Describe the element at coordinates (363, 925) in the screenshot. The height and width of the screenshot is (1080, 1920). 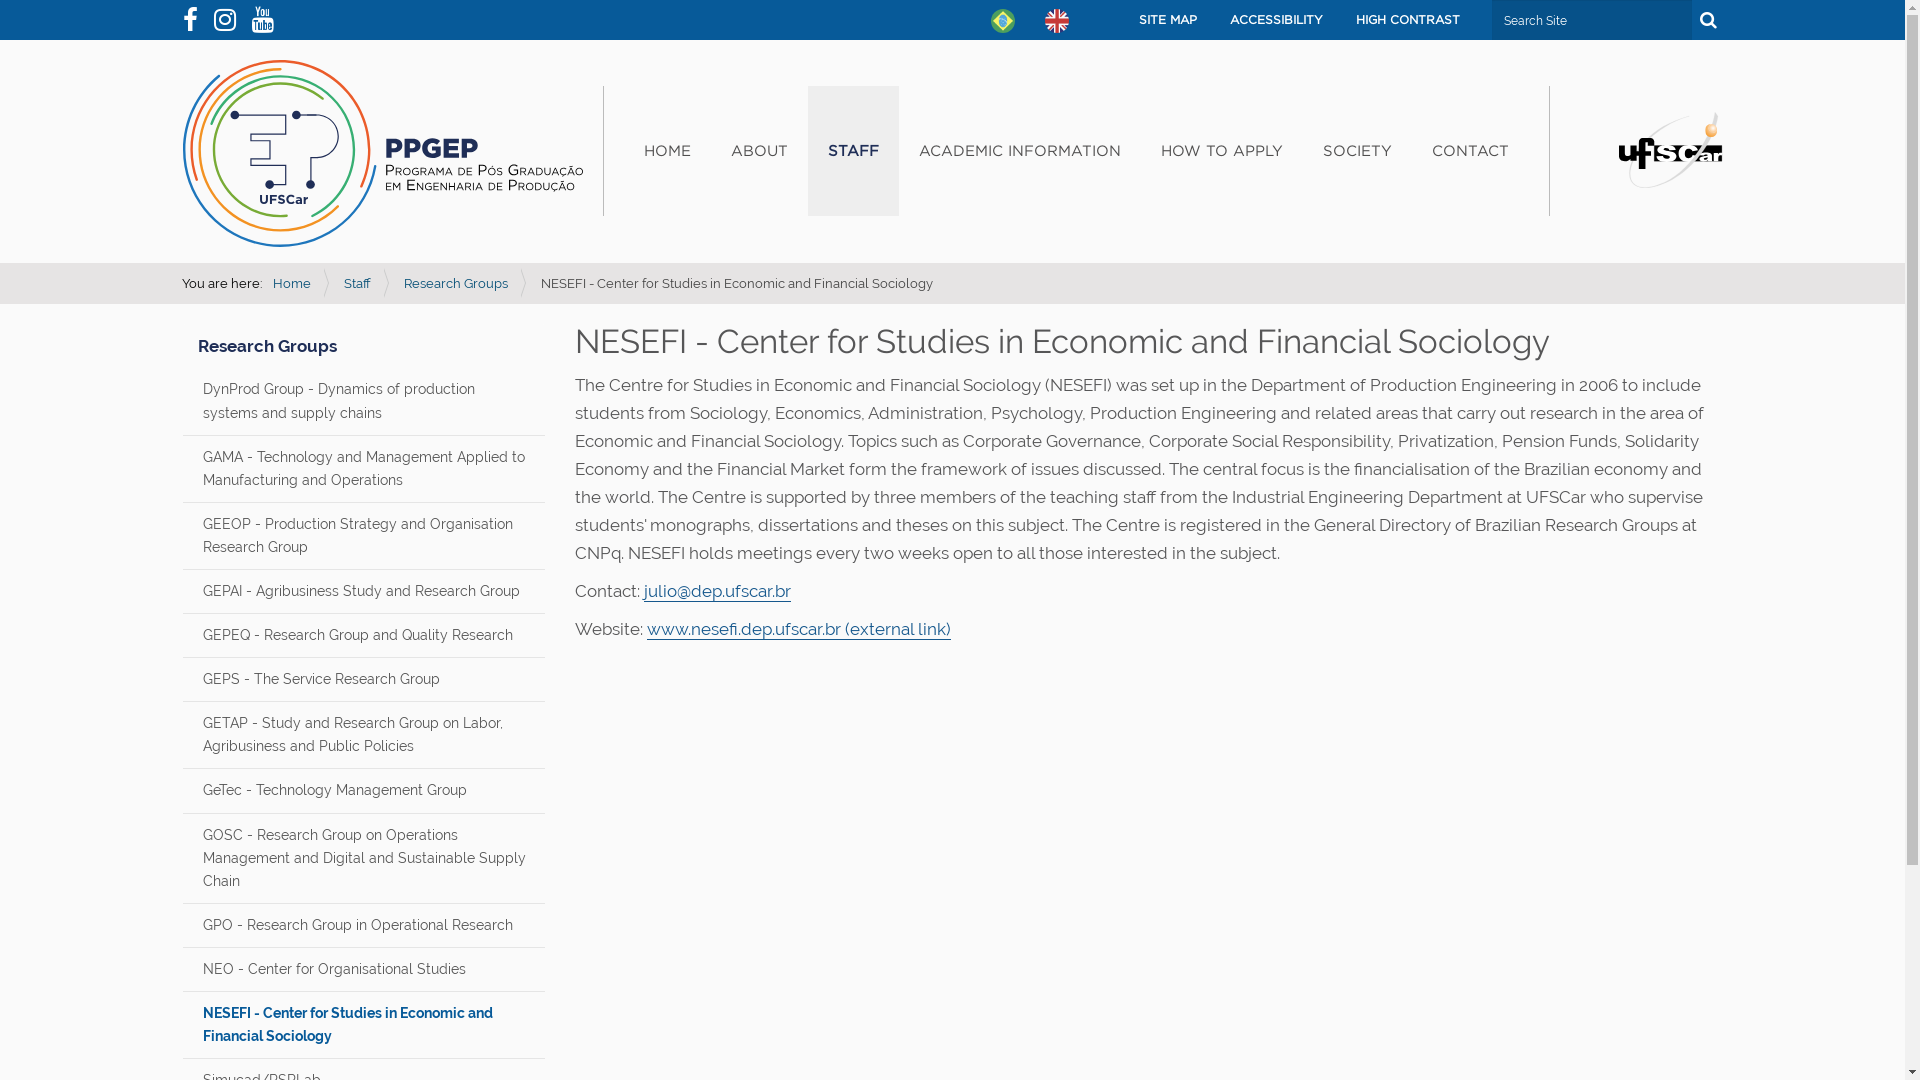
I see `'GPO - Research Group in Operational Research'` at that location.